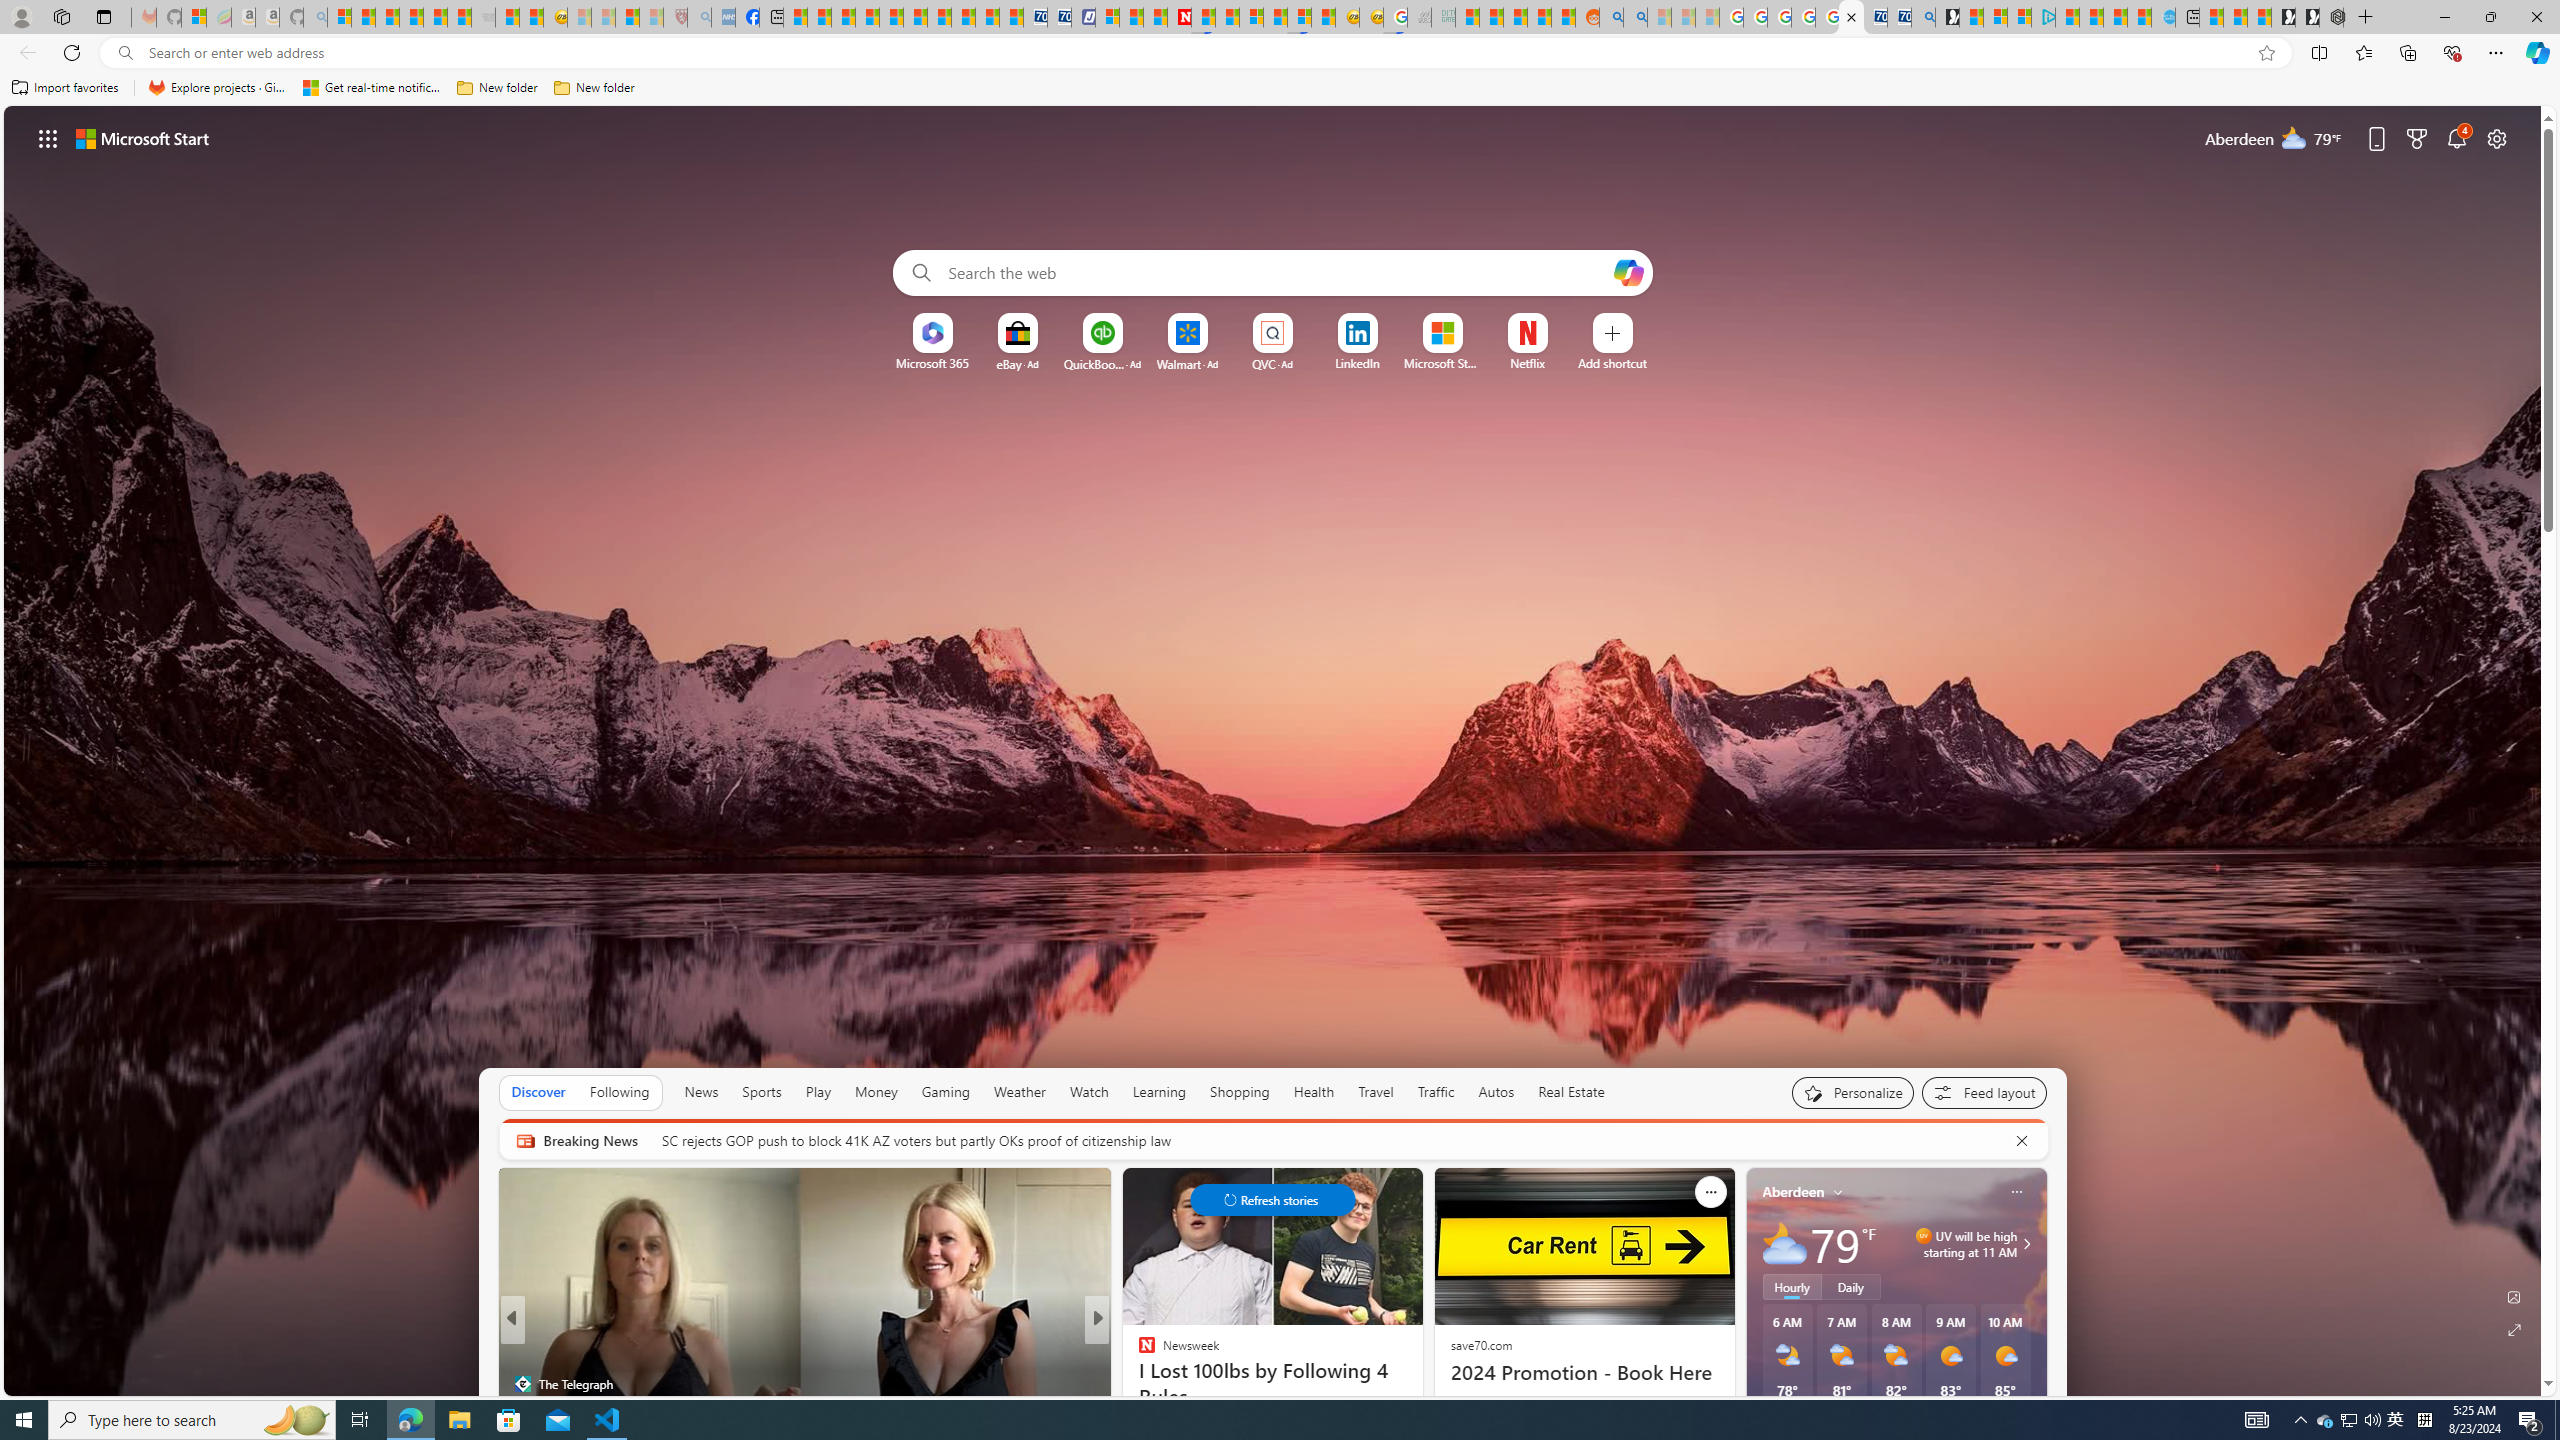 The width and height of the screenshot is (2560, 1440). What do you see at coordinates (1271, 1198) in the screenshot?
I see `'Class: control'` at bounding box center [1271, 1198].